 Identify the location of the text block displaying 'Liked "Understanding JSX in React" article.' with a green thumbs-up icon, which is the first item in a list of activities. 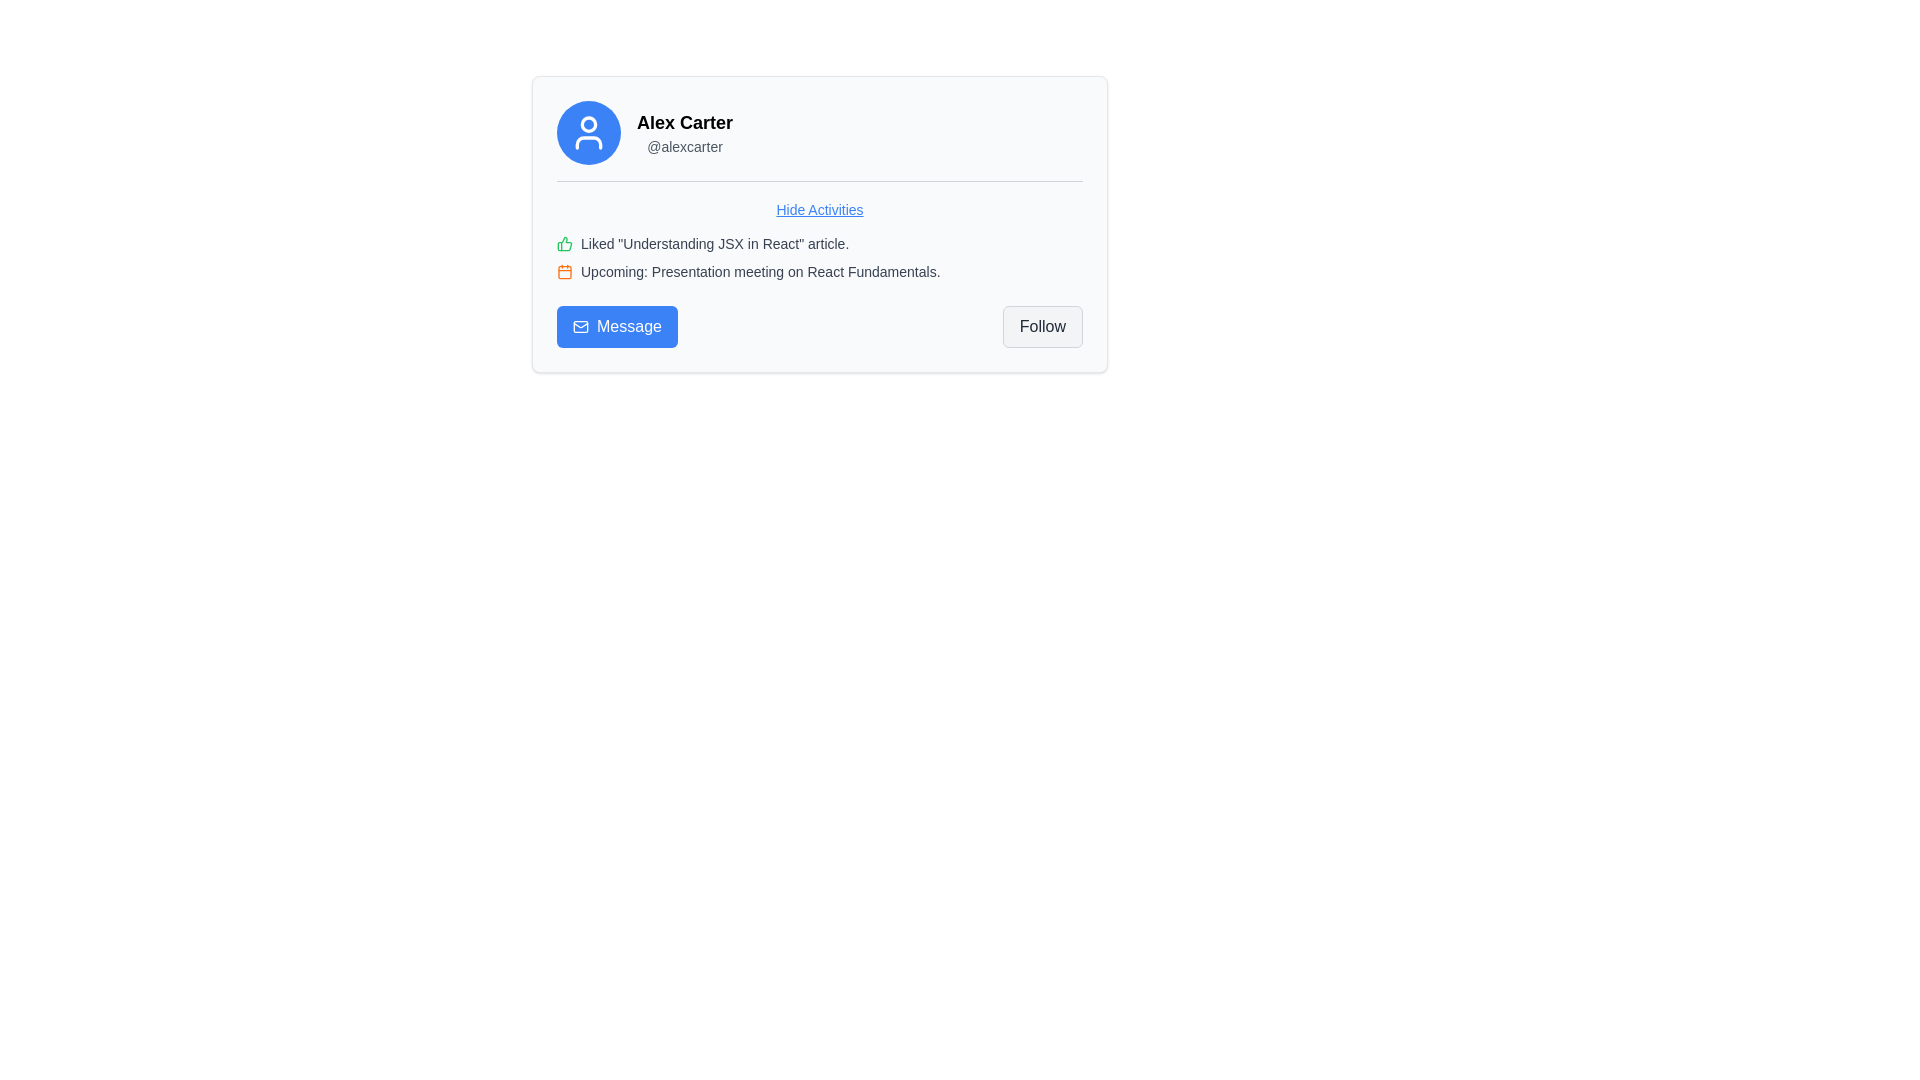
(820, 242).